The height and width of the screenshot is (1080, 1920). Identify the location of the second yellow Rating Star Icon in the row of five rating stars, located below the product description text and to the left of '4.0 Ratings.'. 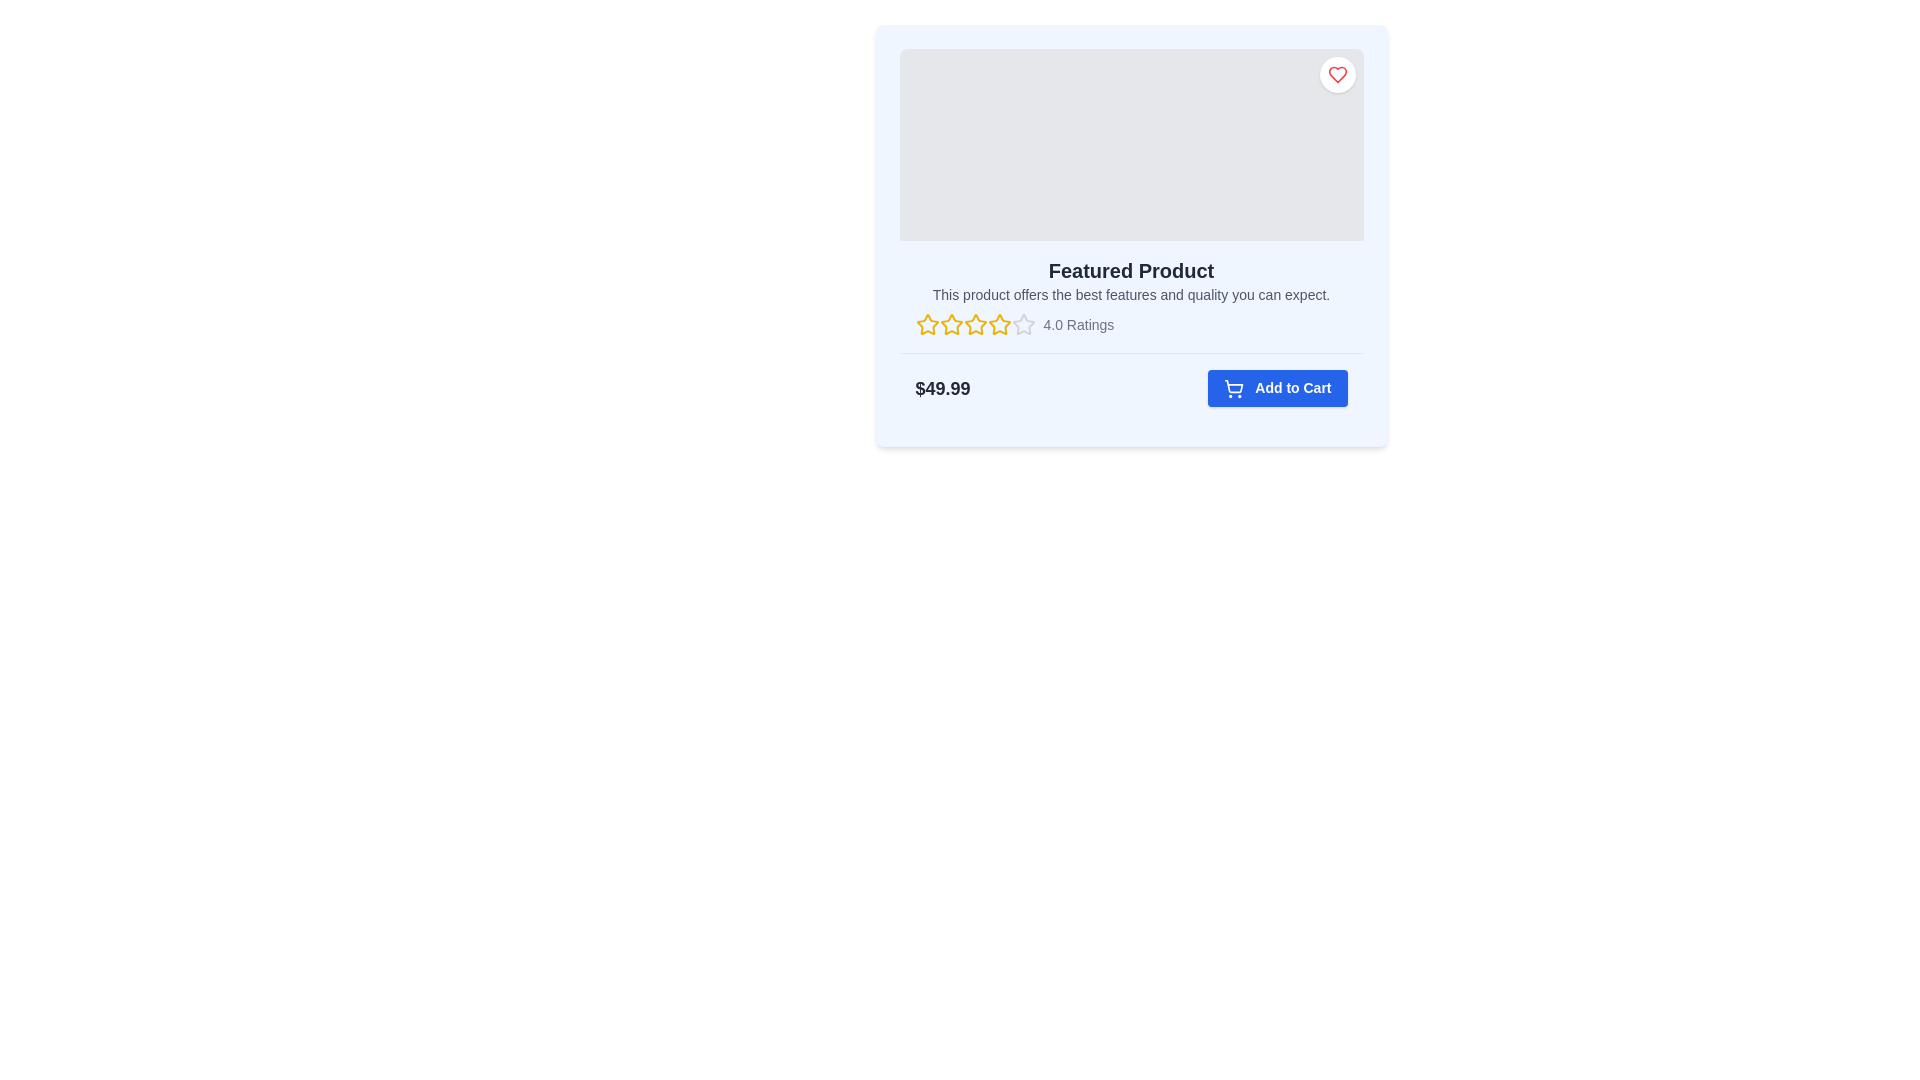
(950, 323).